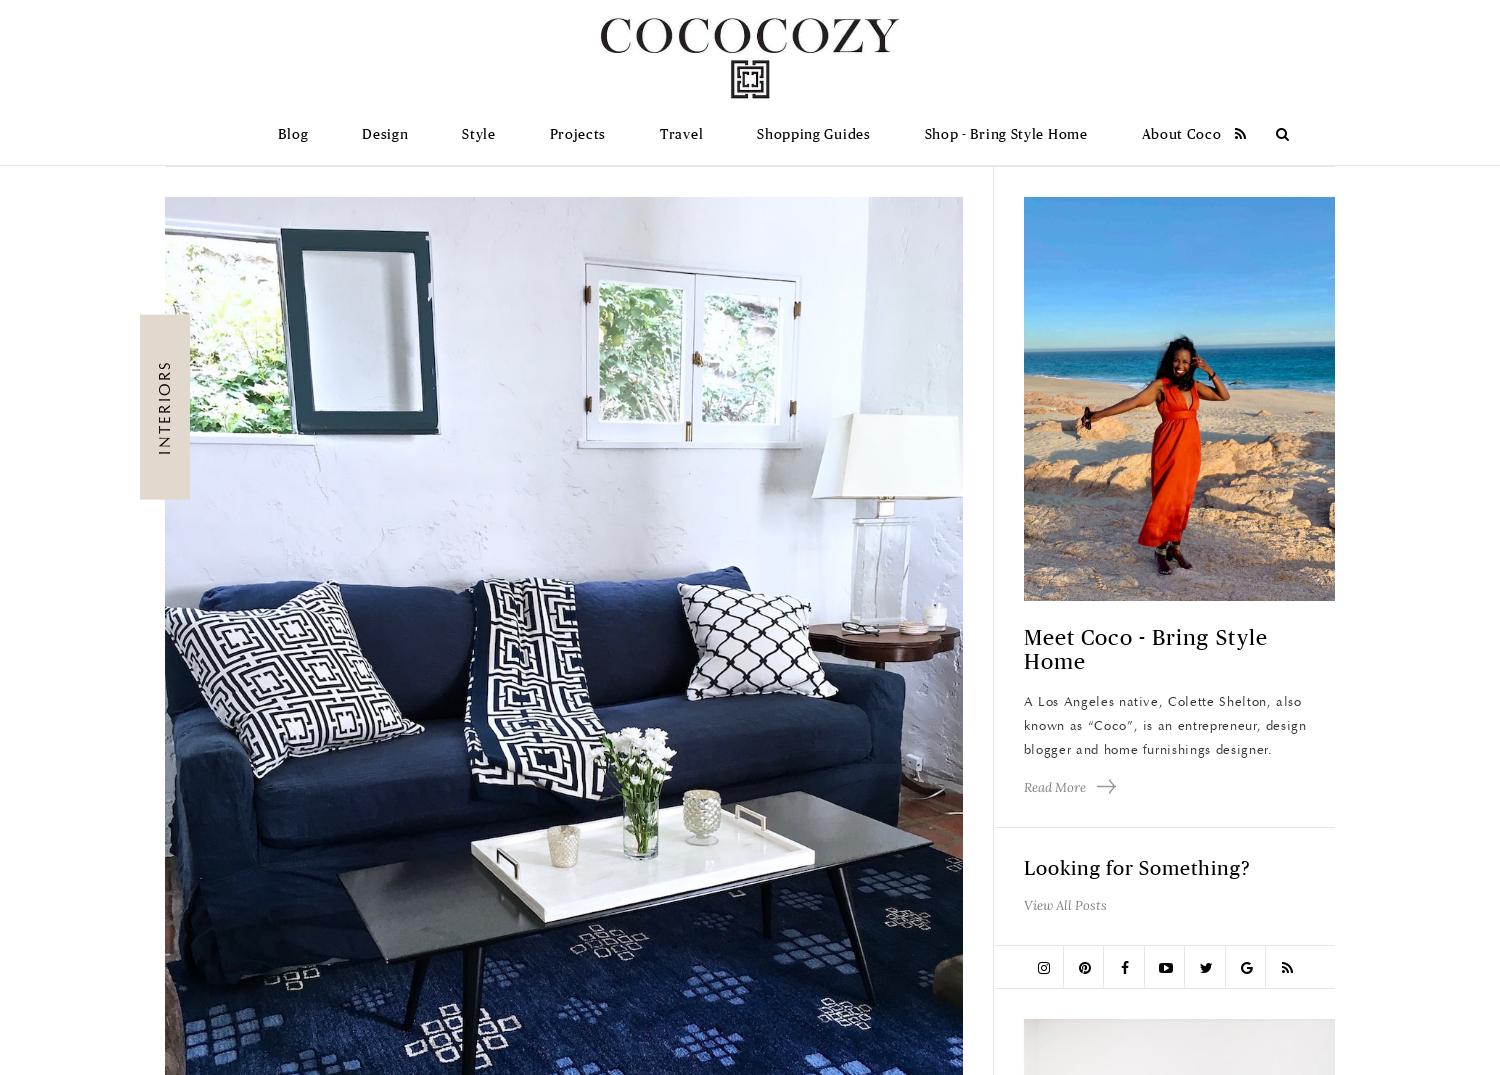  What do you see at coordinates (292, 134) in the screenshot?
I see `'Blog'` at bounding box center [292, 134].